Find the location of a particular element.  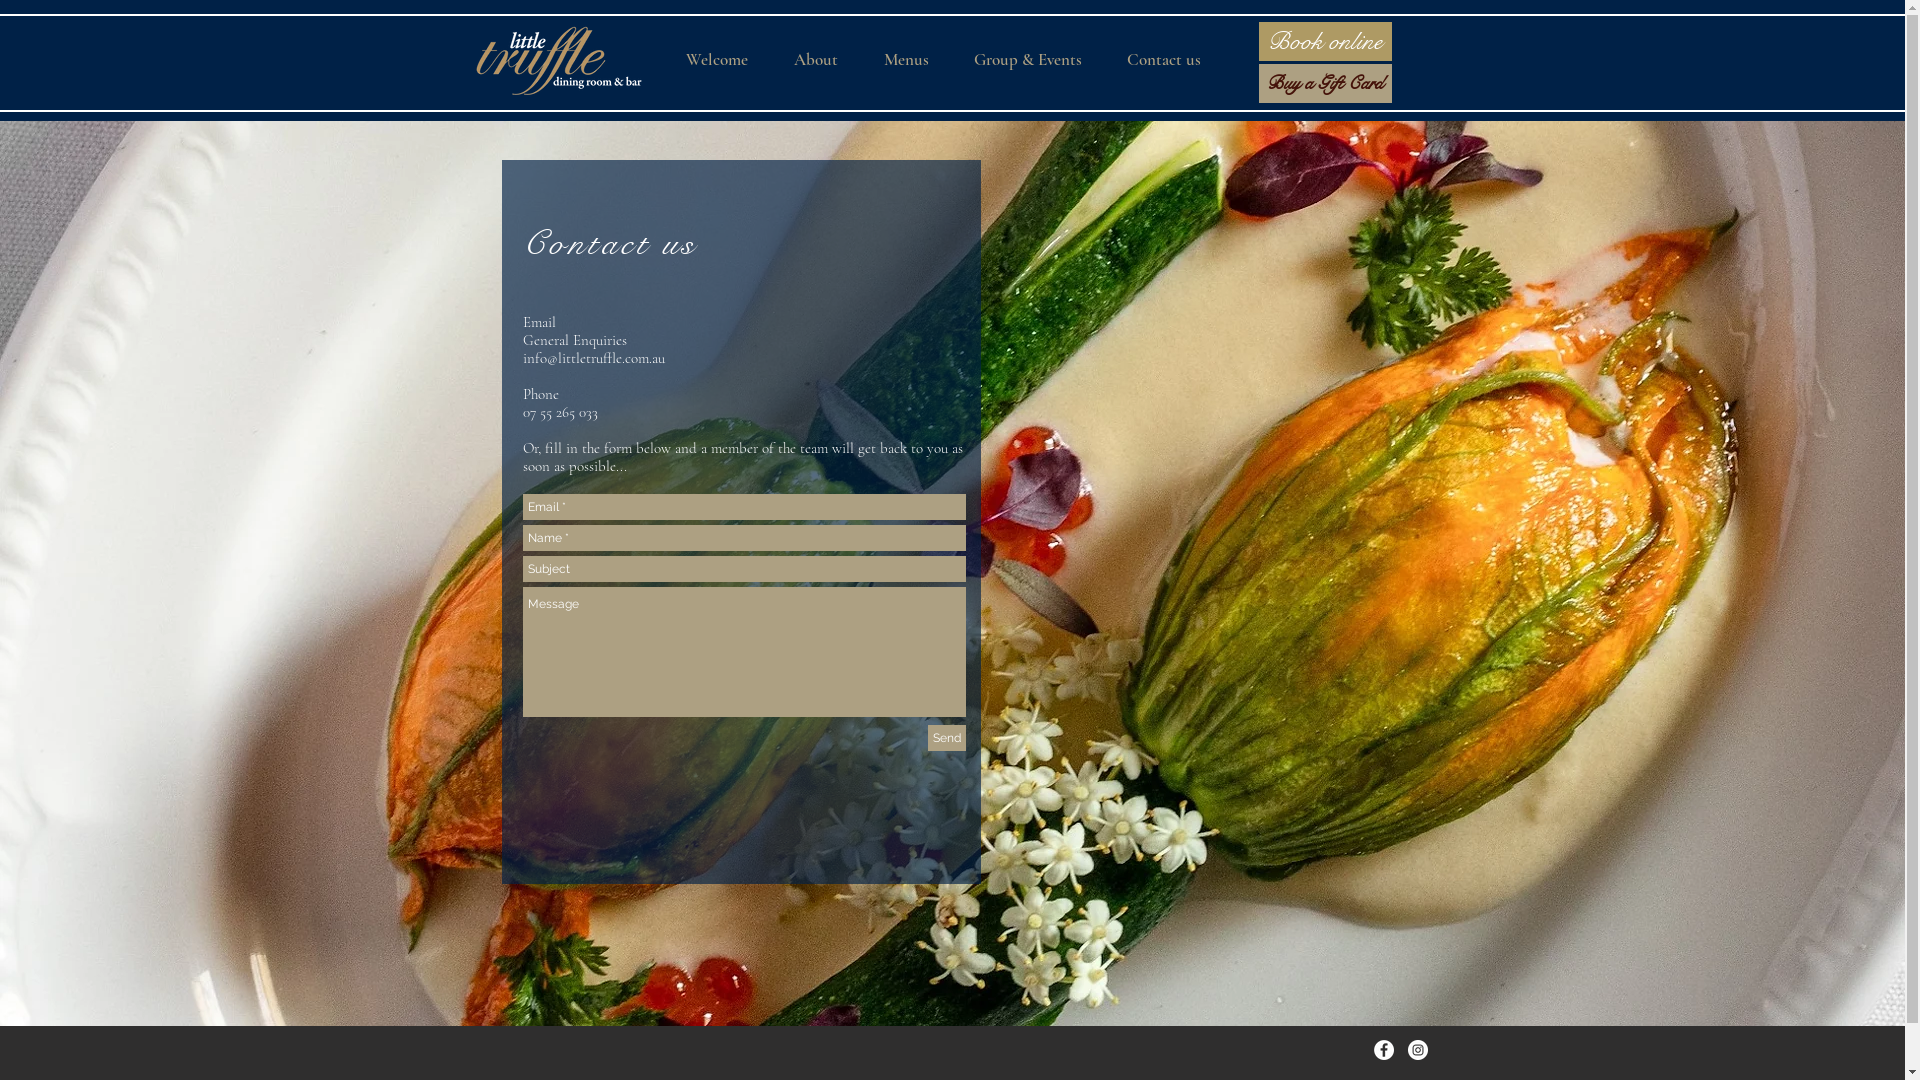

'Send' is located at coordinates (926, 737).